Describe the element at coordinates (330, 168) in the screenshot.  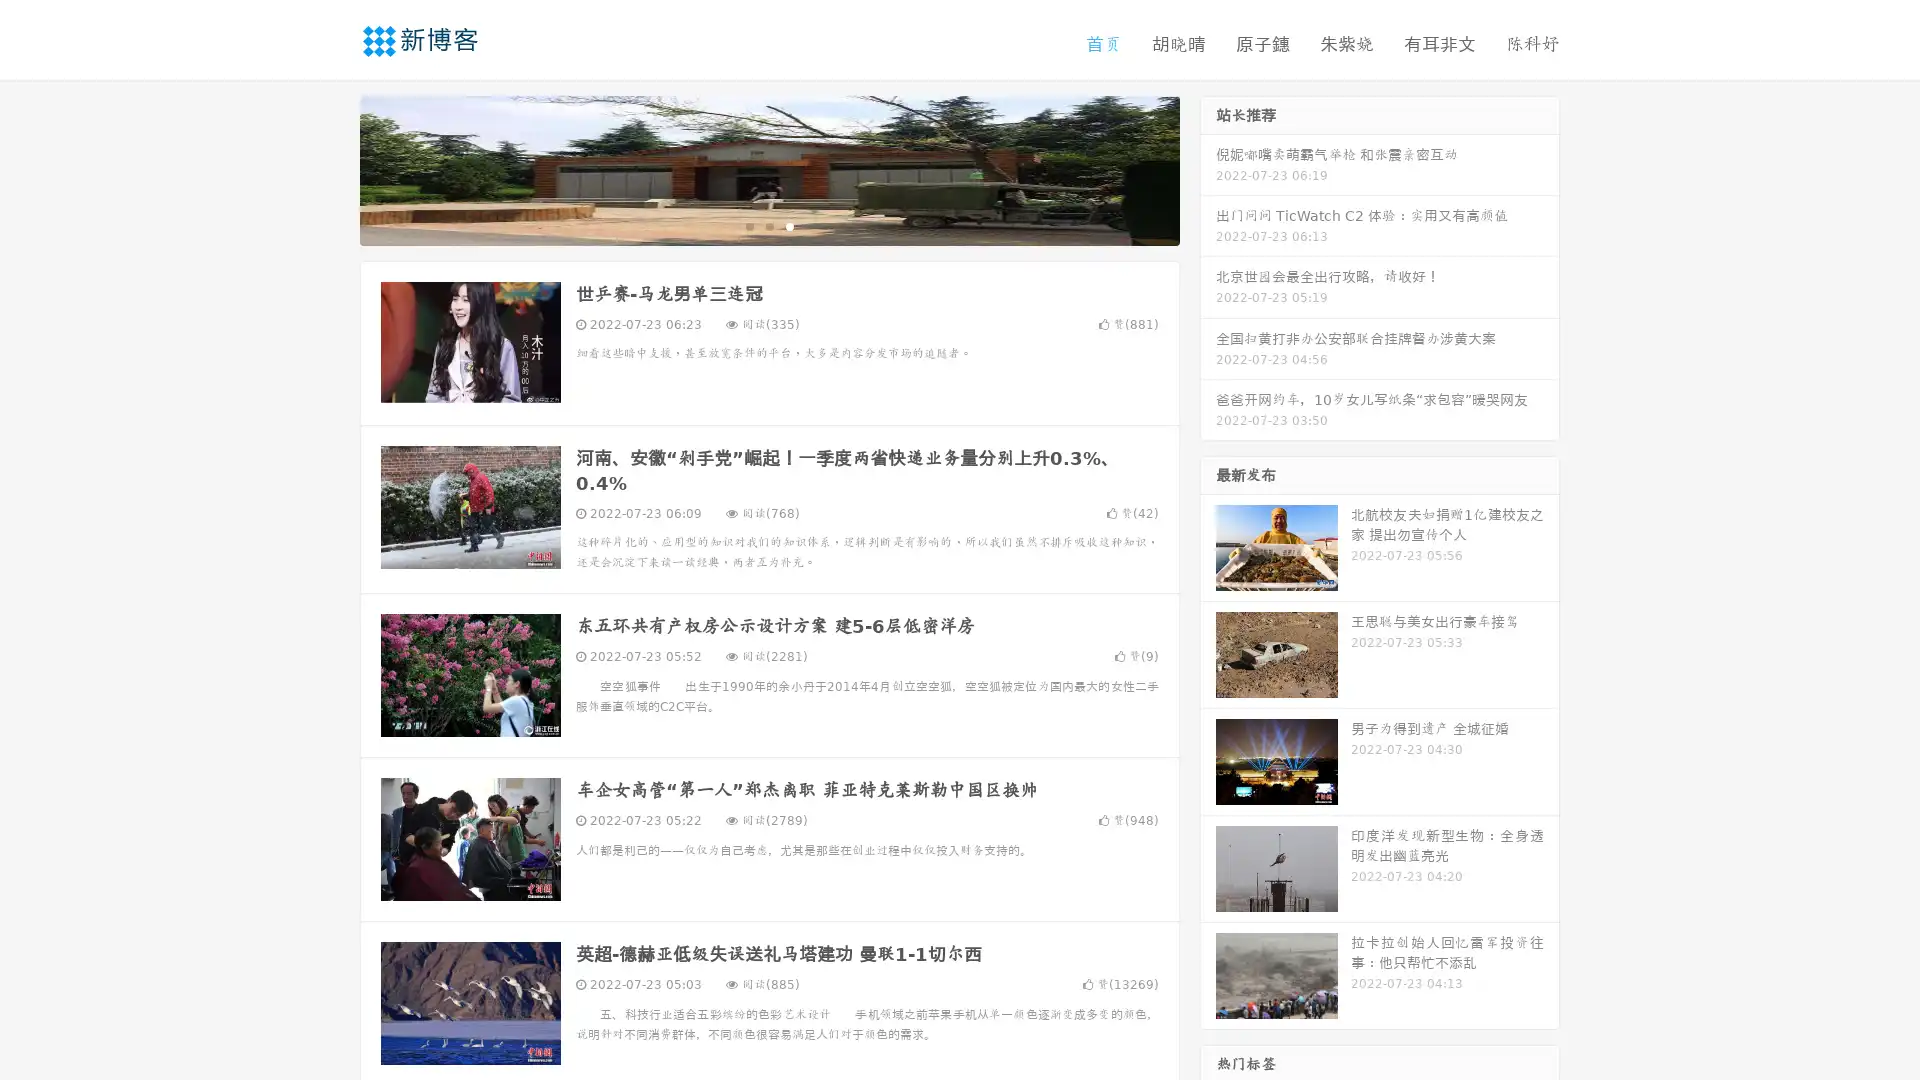
I see `Previous slide` at that location.